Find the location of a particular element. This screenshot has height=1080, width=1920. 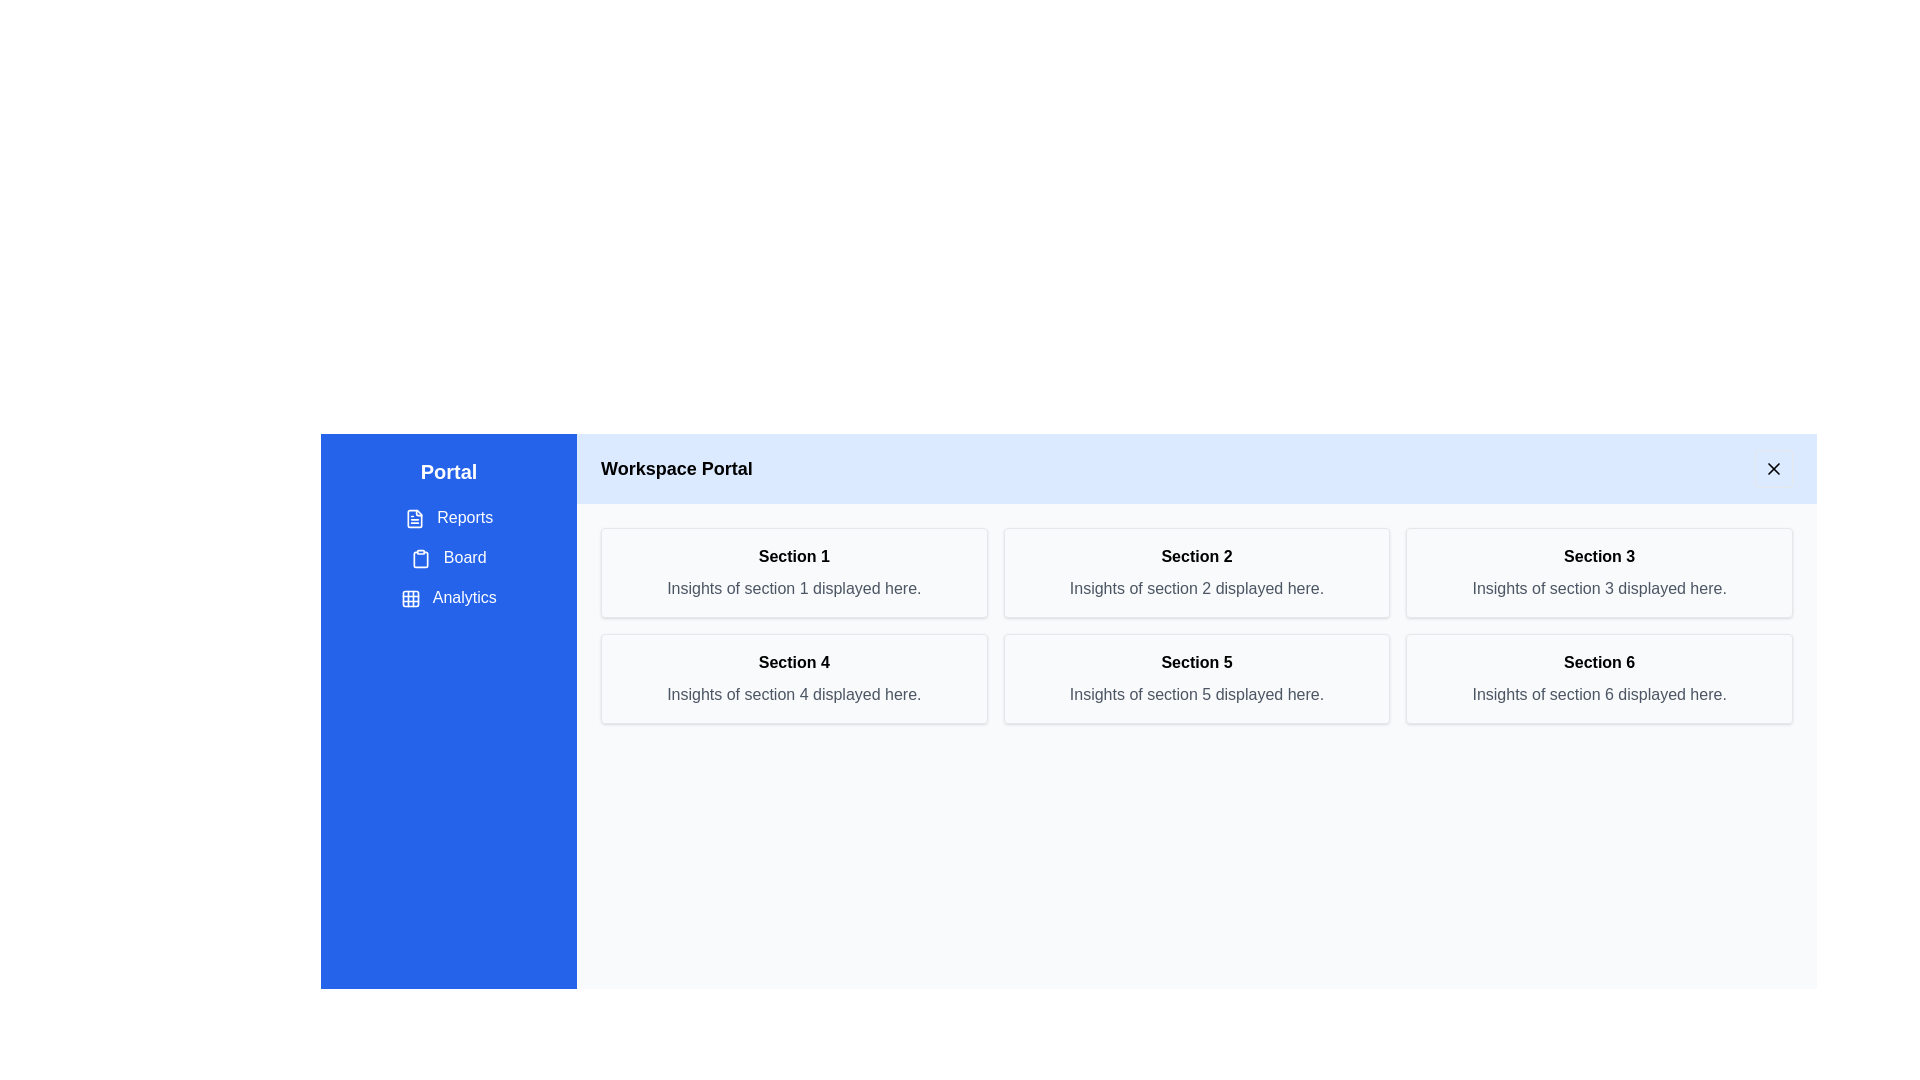

the 'Board' hyperlink with a clipboard icon in the sidebar menu is located at coordinates (448, 558).